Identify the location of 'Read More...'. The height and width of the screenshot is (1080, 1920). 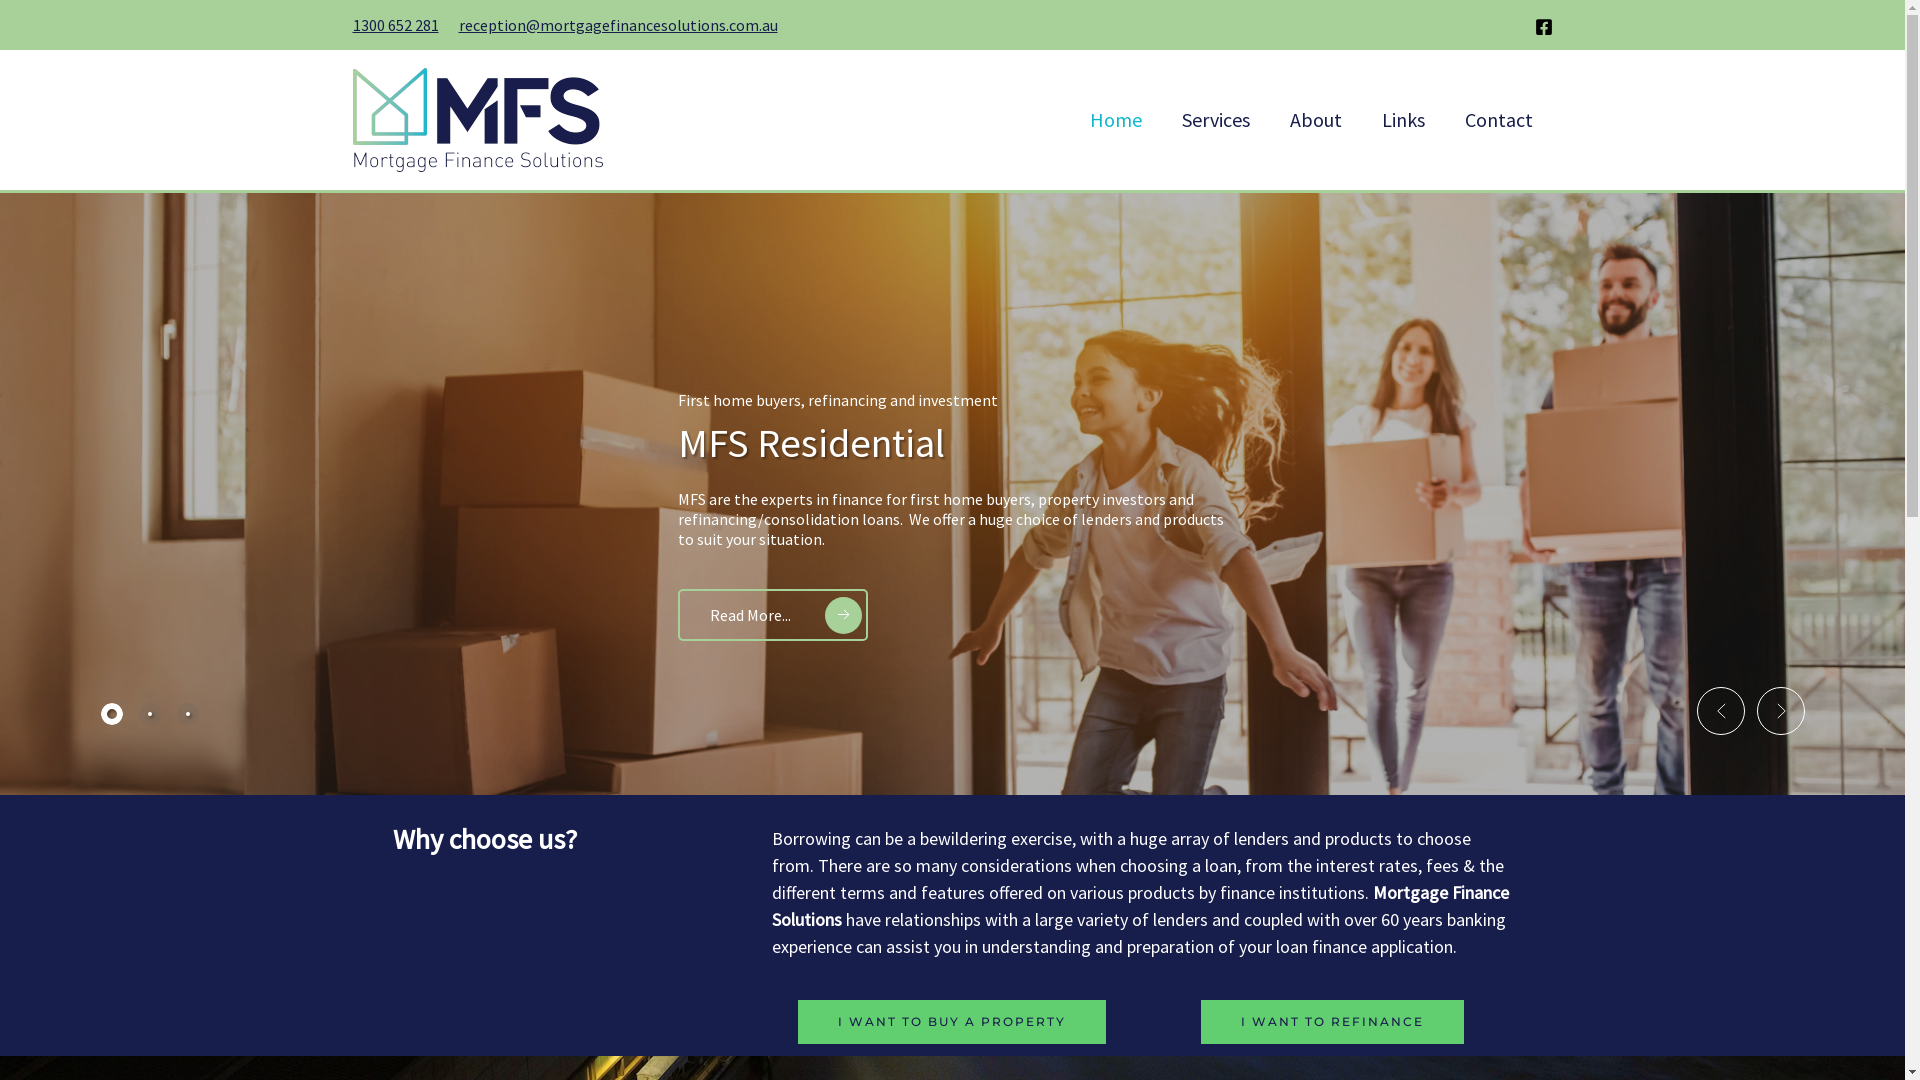
(771, 613).